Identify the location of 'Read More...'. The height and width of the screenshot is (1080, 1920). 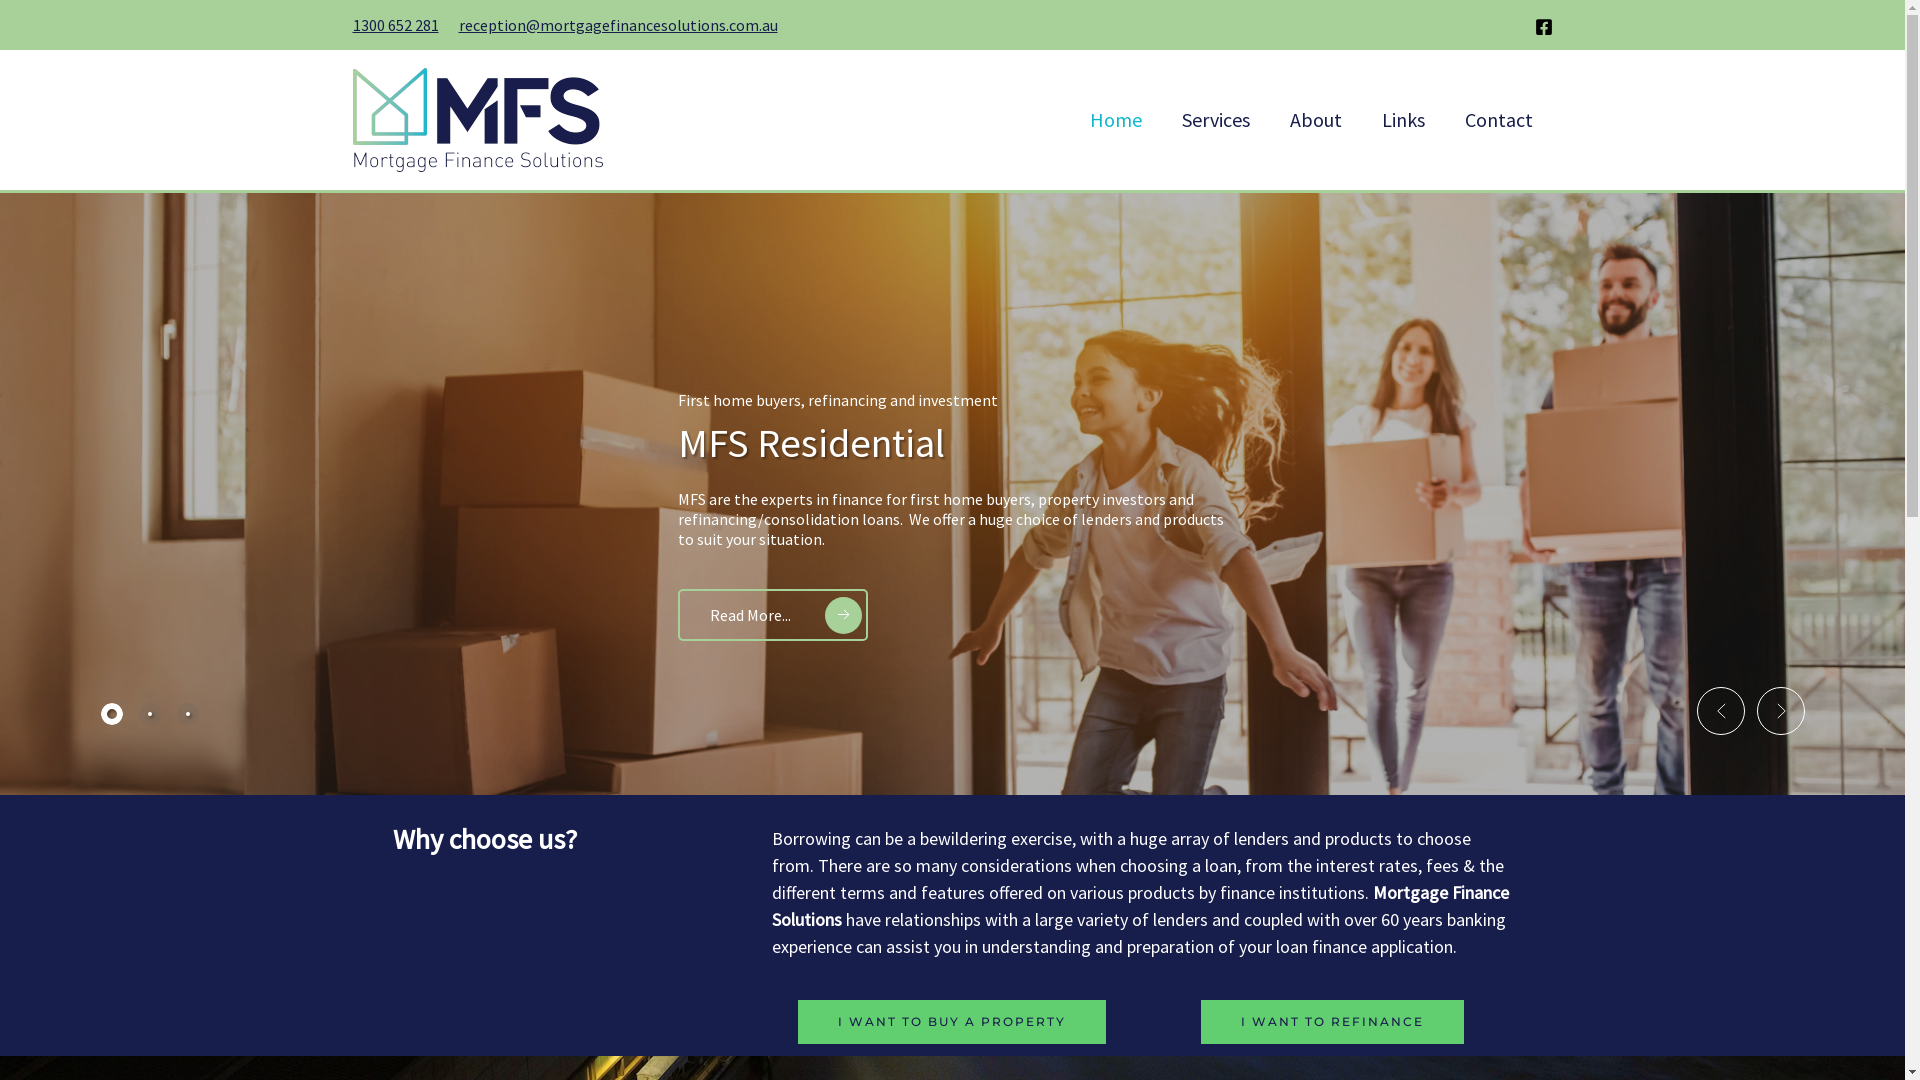
(771, 613).